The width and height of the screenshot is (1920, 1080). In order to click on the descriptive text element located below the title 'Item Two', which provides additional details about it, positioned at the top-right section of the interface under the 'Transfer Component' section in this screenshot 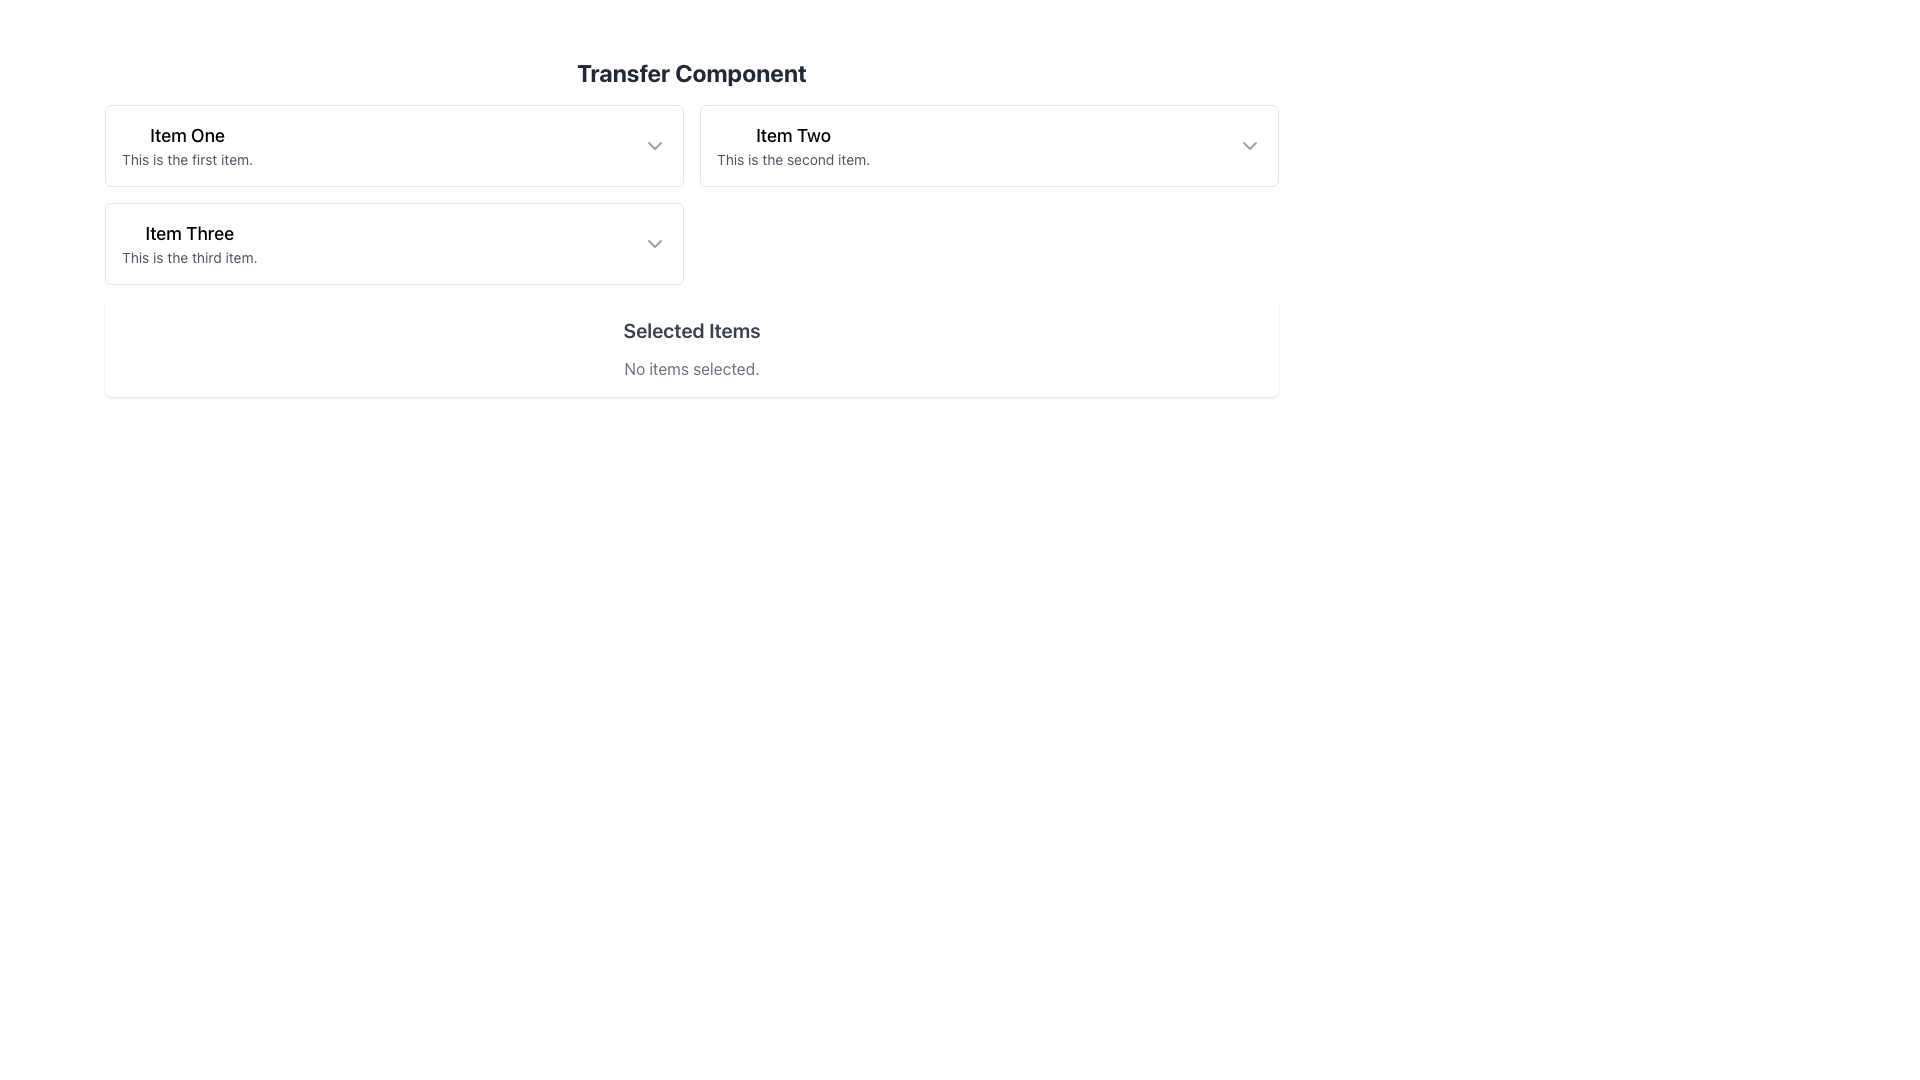, I will do `click(792, 158)`.